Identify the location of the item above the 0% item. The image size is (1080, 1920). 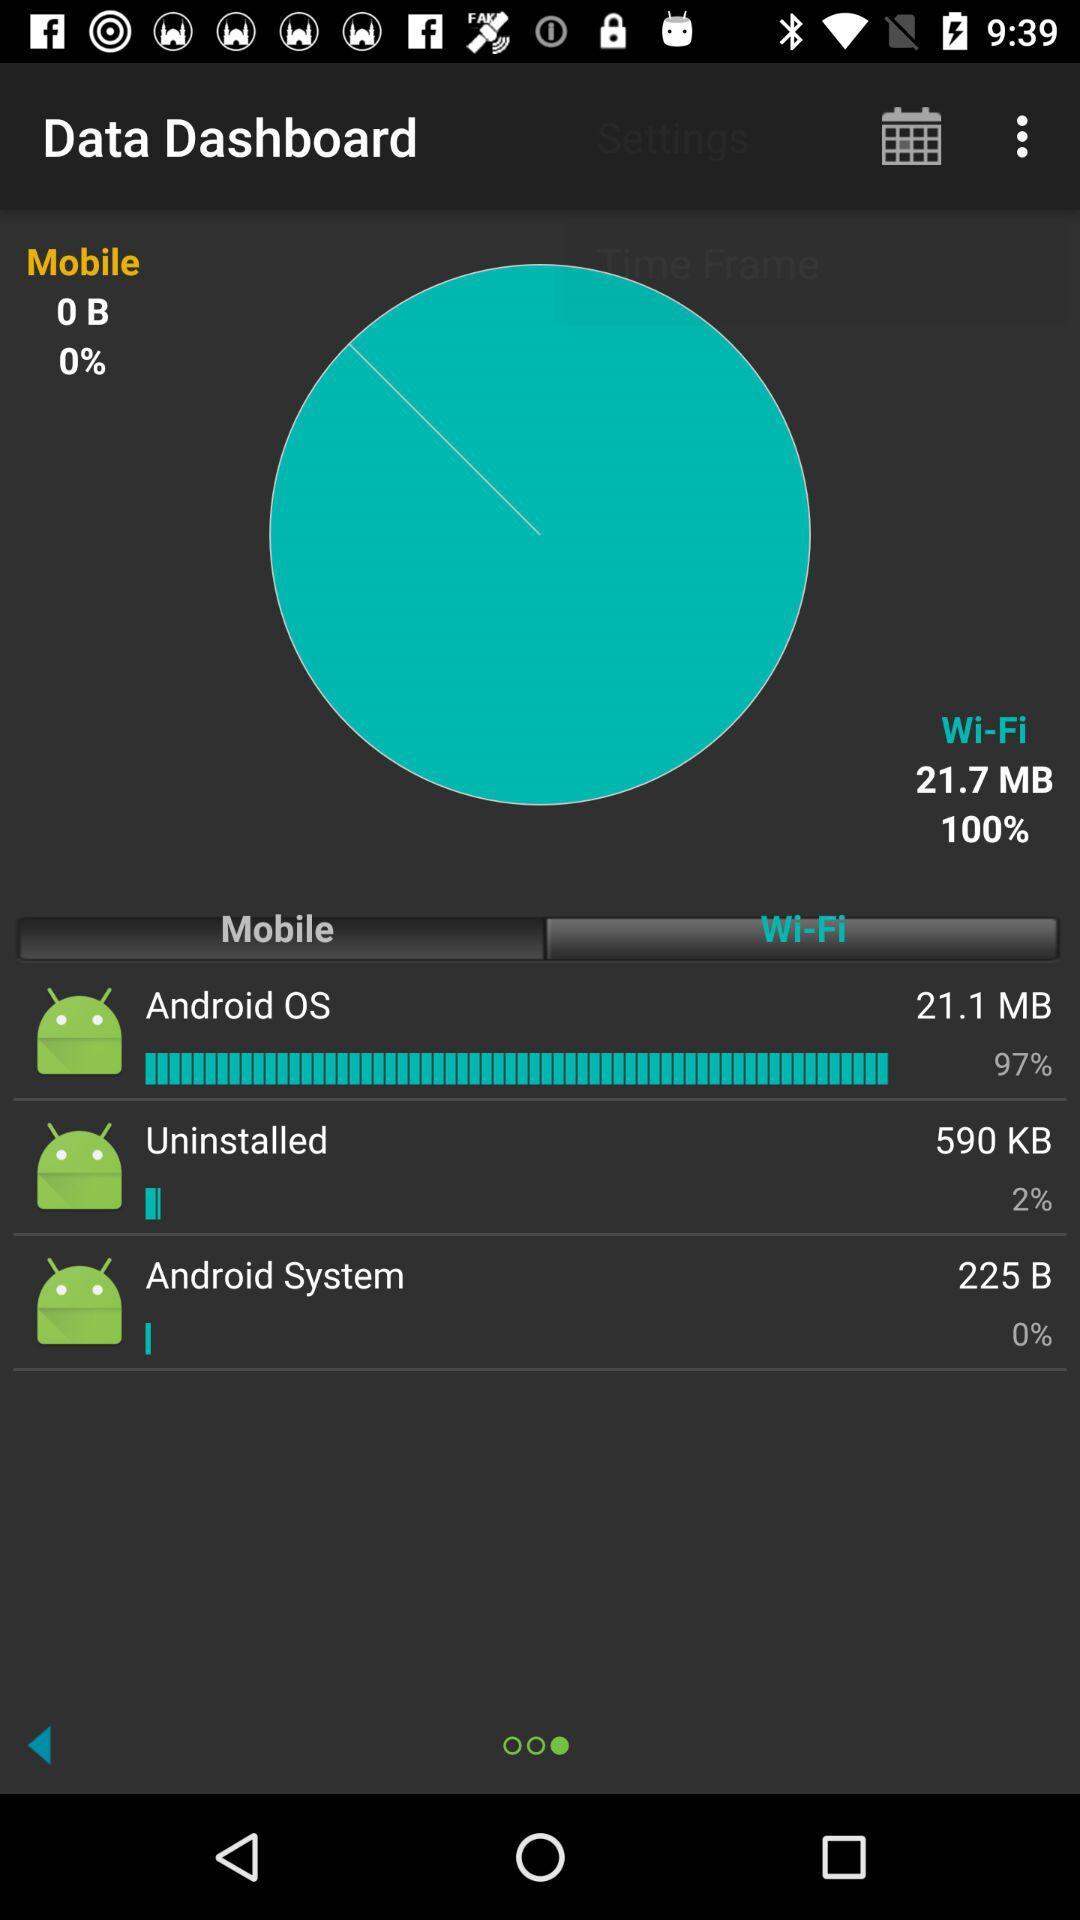
(1005, 1273).